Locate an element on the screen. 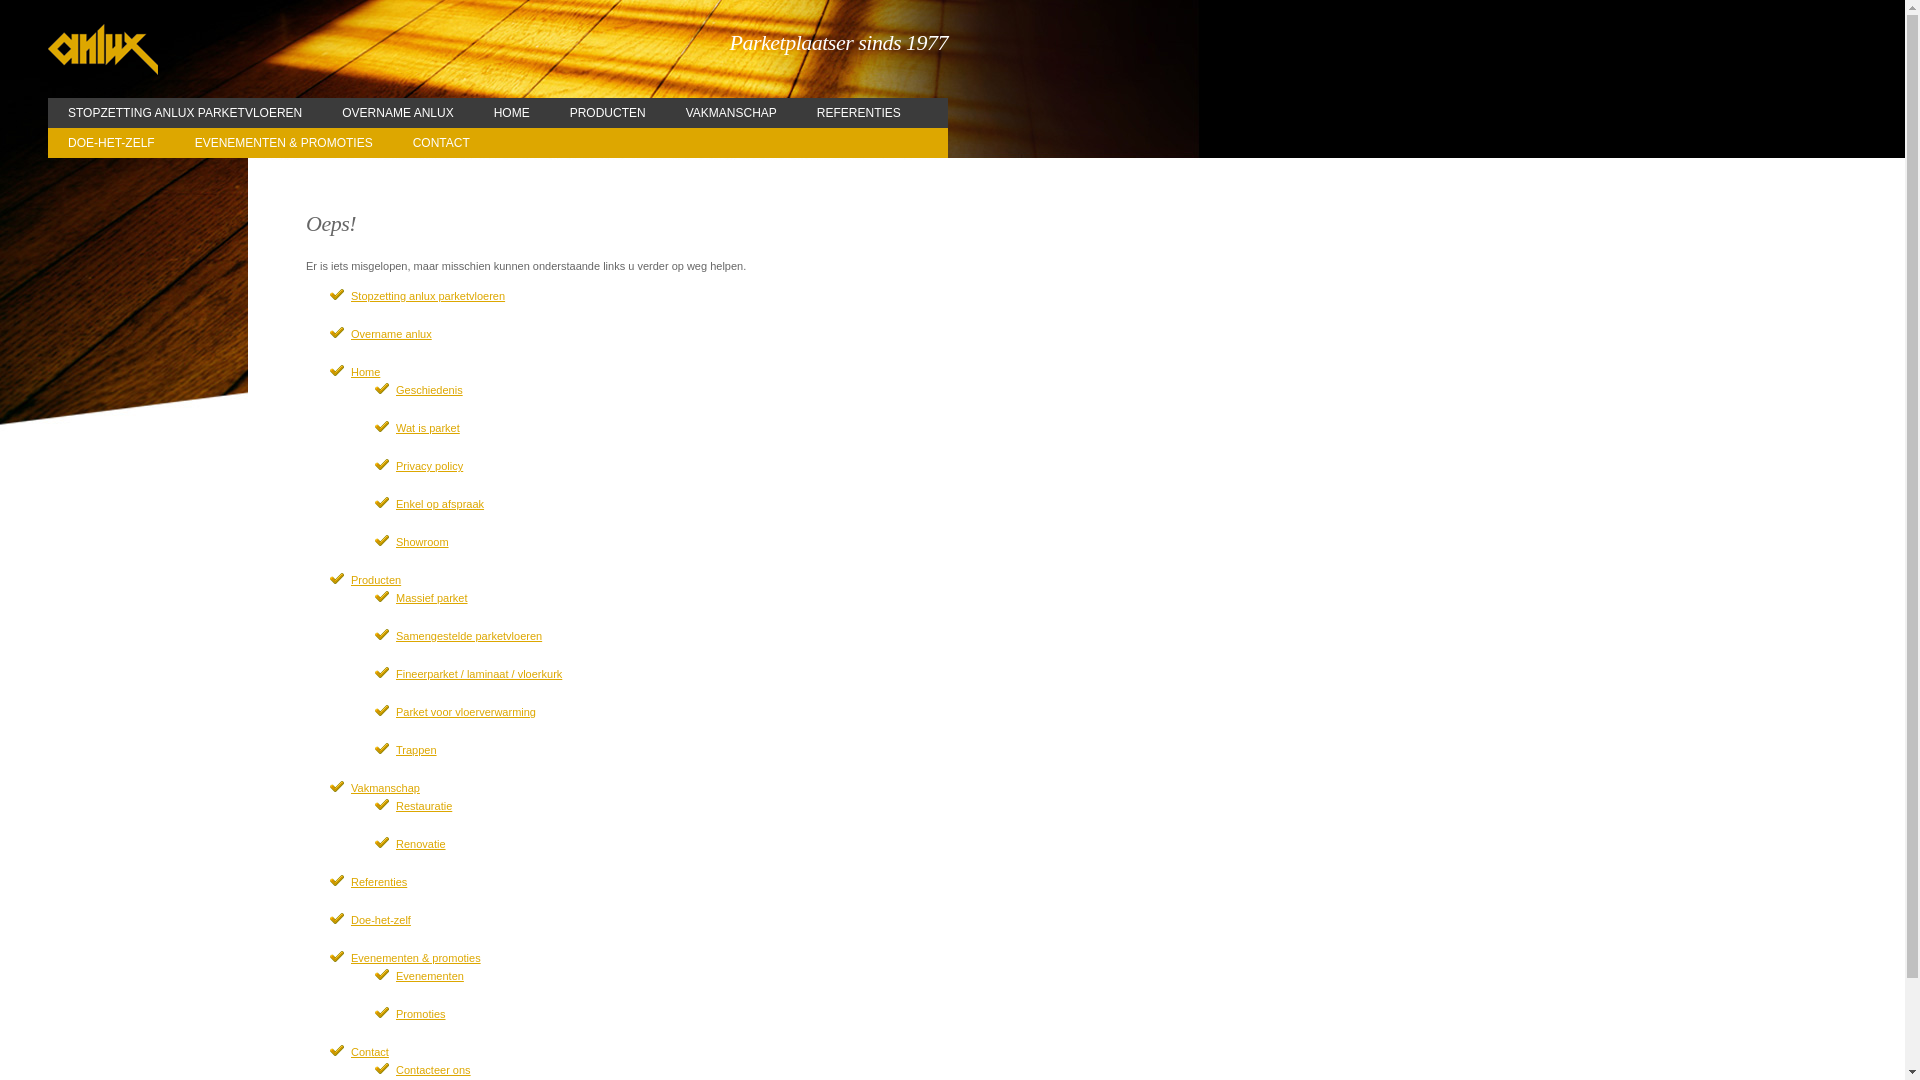 This screenshot has height=1080, width=1920. 'PRODUCTEN' is located at coordinates (607, 112).